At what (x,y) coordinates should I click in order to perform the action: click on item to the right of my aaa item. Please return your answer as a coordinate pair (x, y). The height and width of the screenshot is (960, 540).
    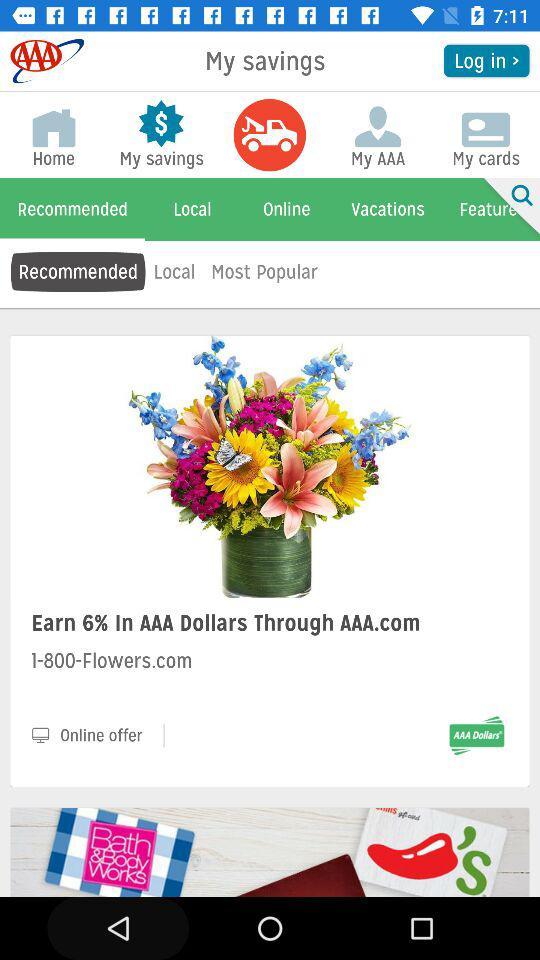
    Looking at the image, I should click on (508, 209).